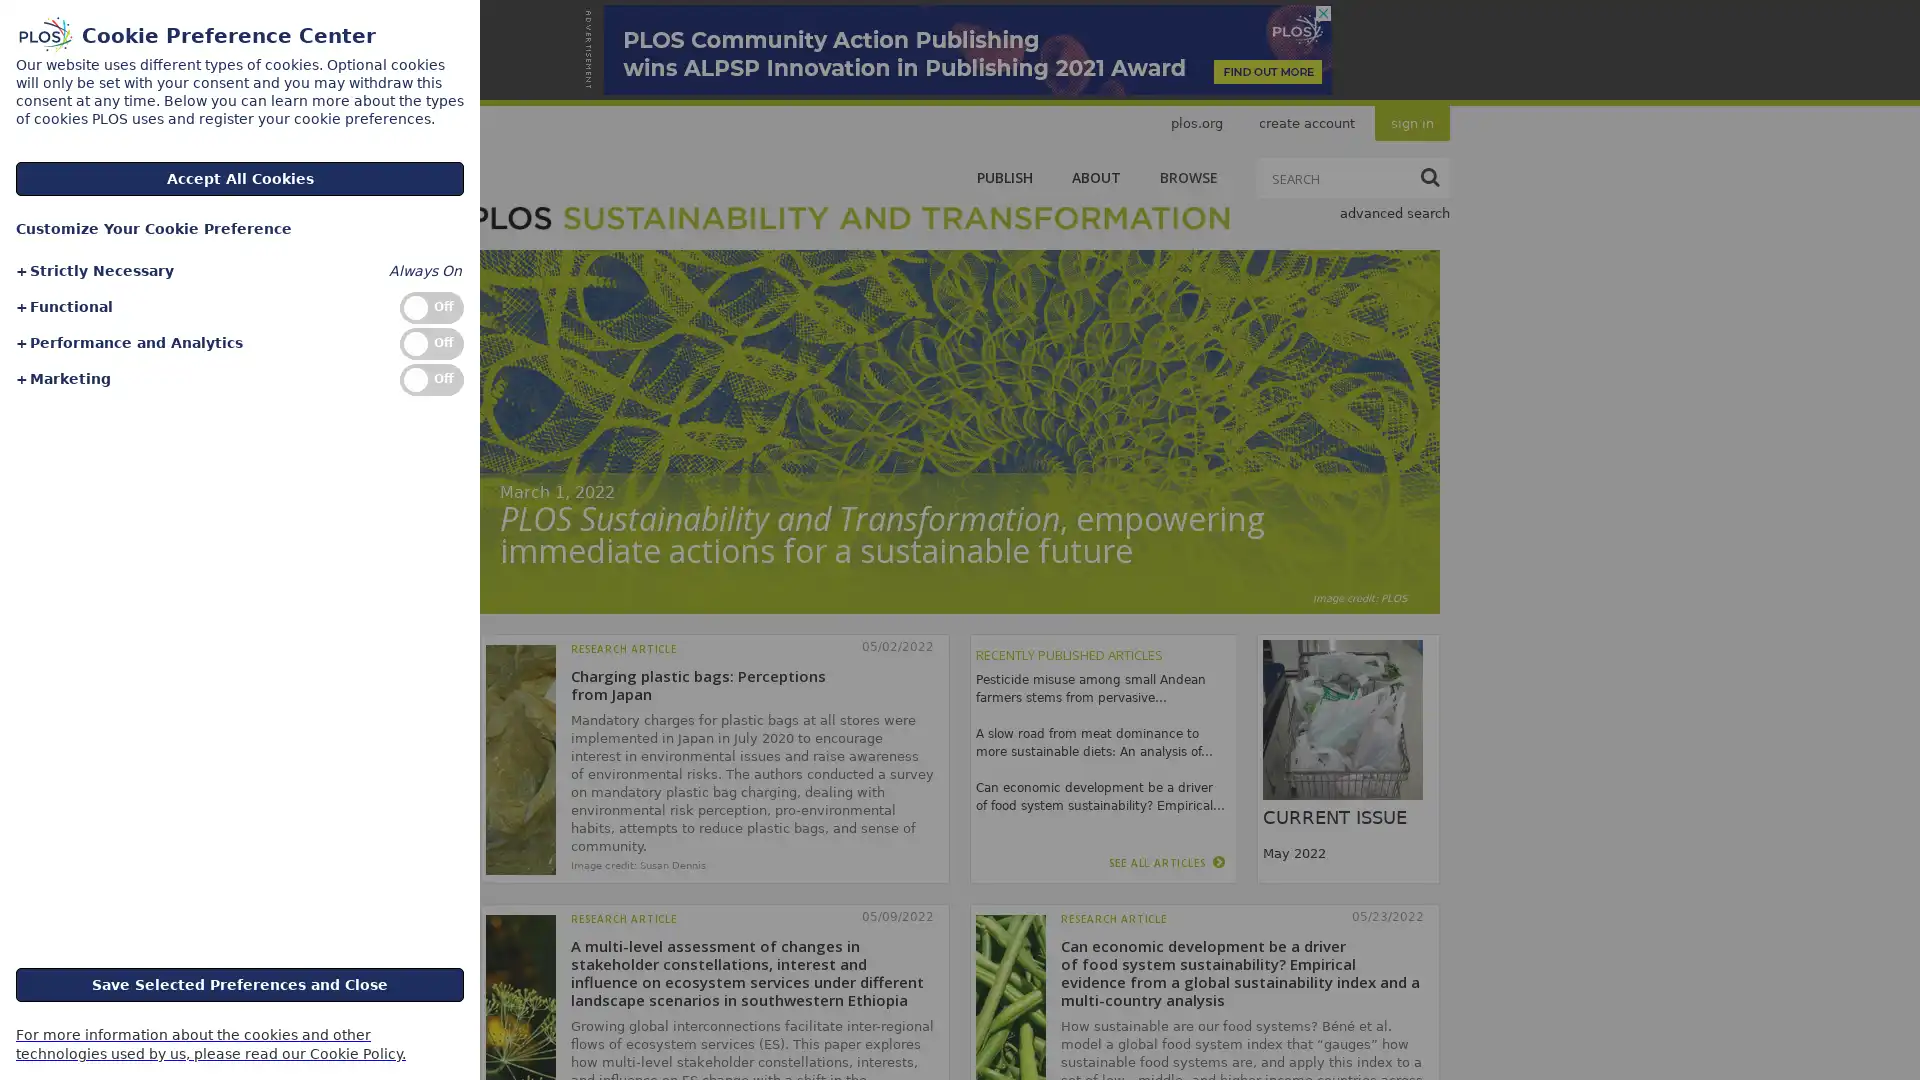 The width and height of the screenshot is (1920, 1080). I want to click on Save Selected Preferences and Close, so click(240, 982).